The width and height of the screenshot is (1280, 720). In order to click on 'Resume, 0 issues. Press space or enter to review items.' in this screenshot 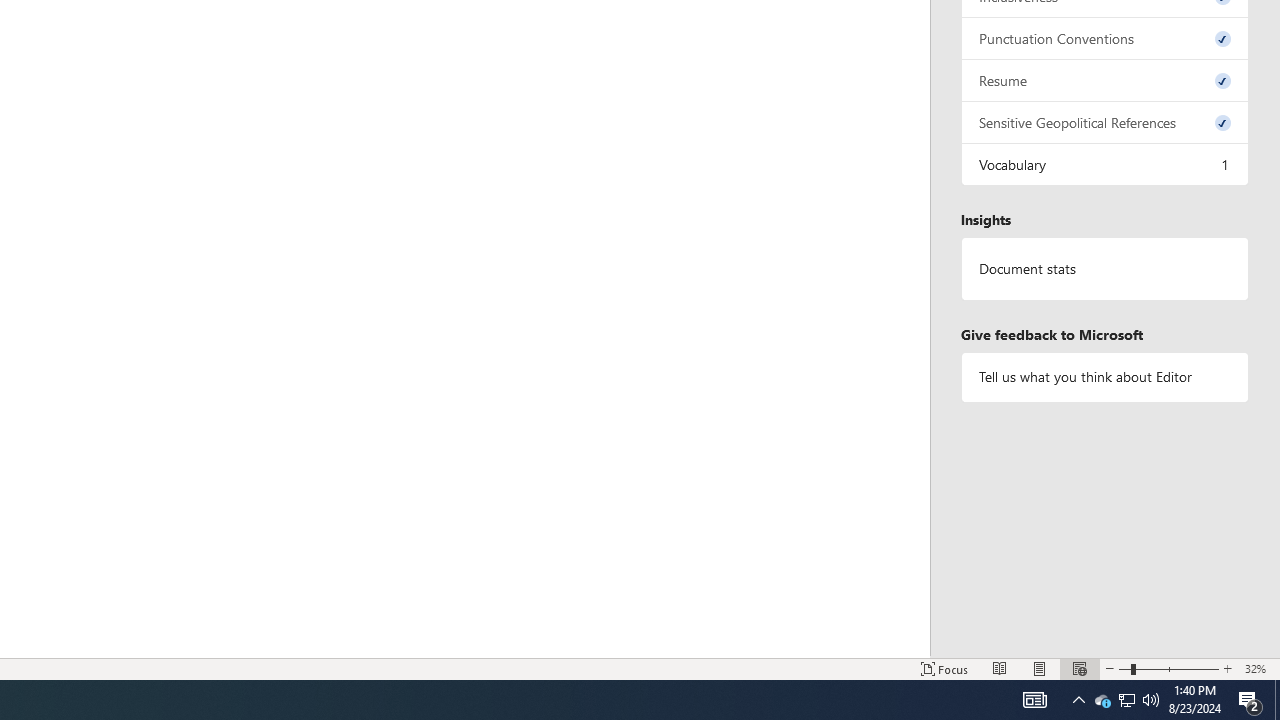, I will do `click(1104, 79)`.